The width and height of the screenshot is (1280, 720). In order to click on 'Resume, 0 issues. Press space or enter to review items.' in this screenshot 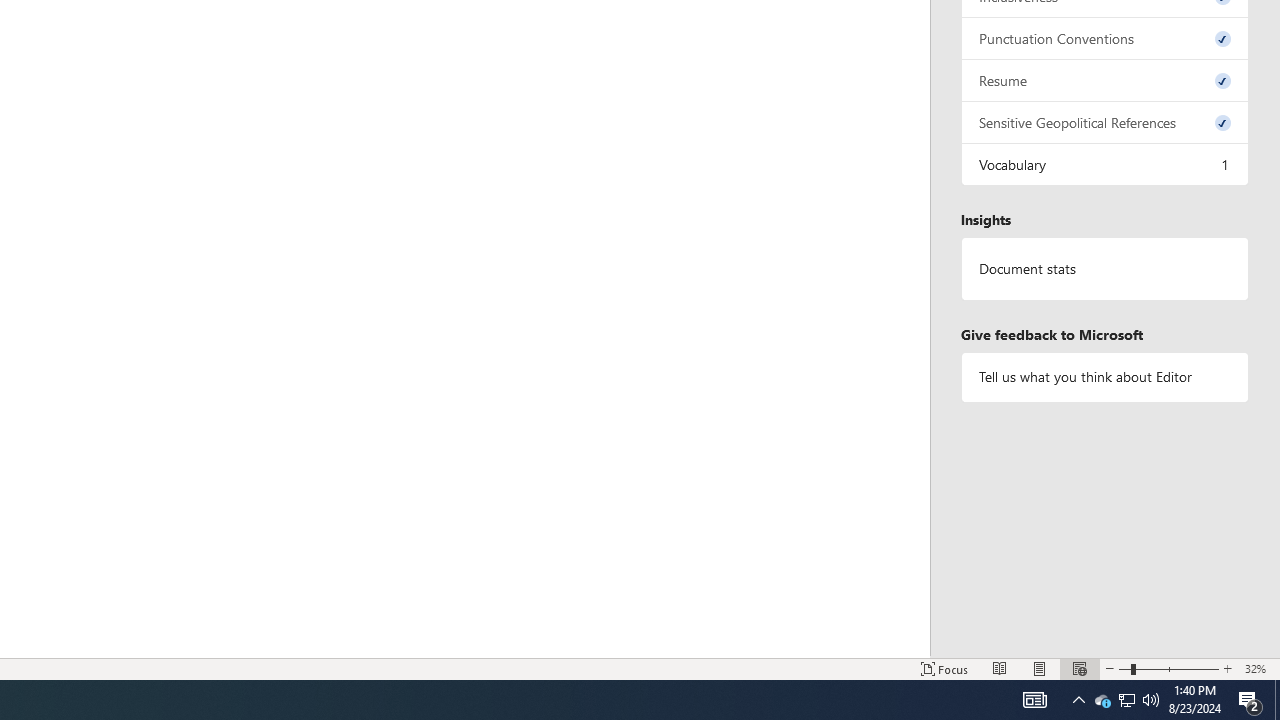, I will do `click(1104, 79)`.